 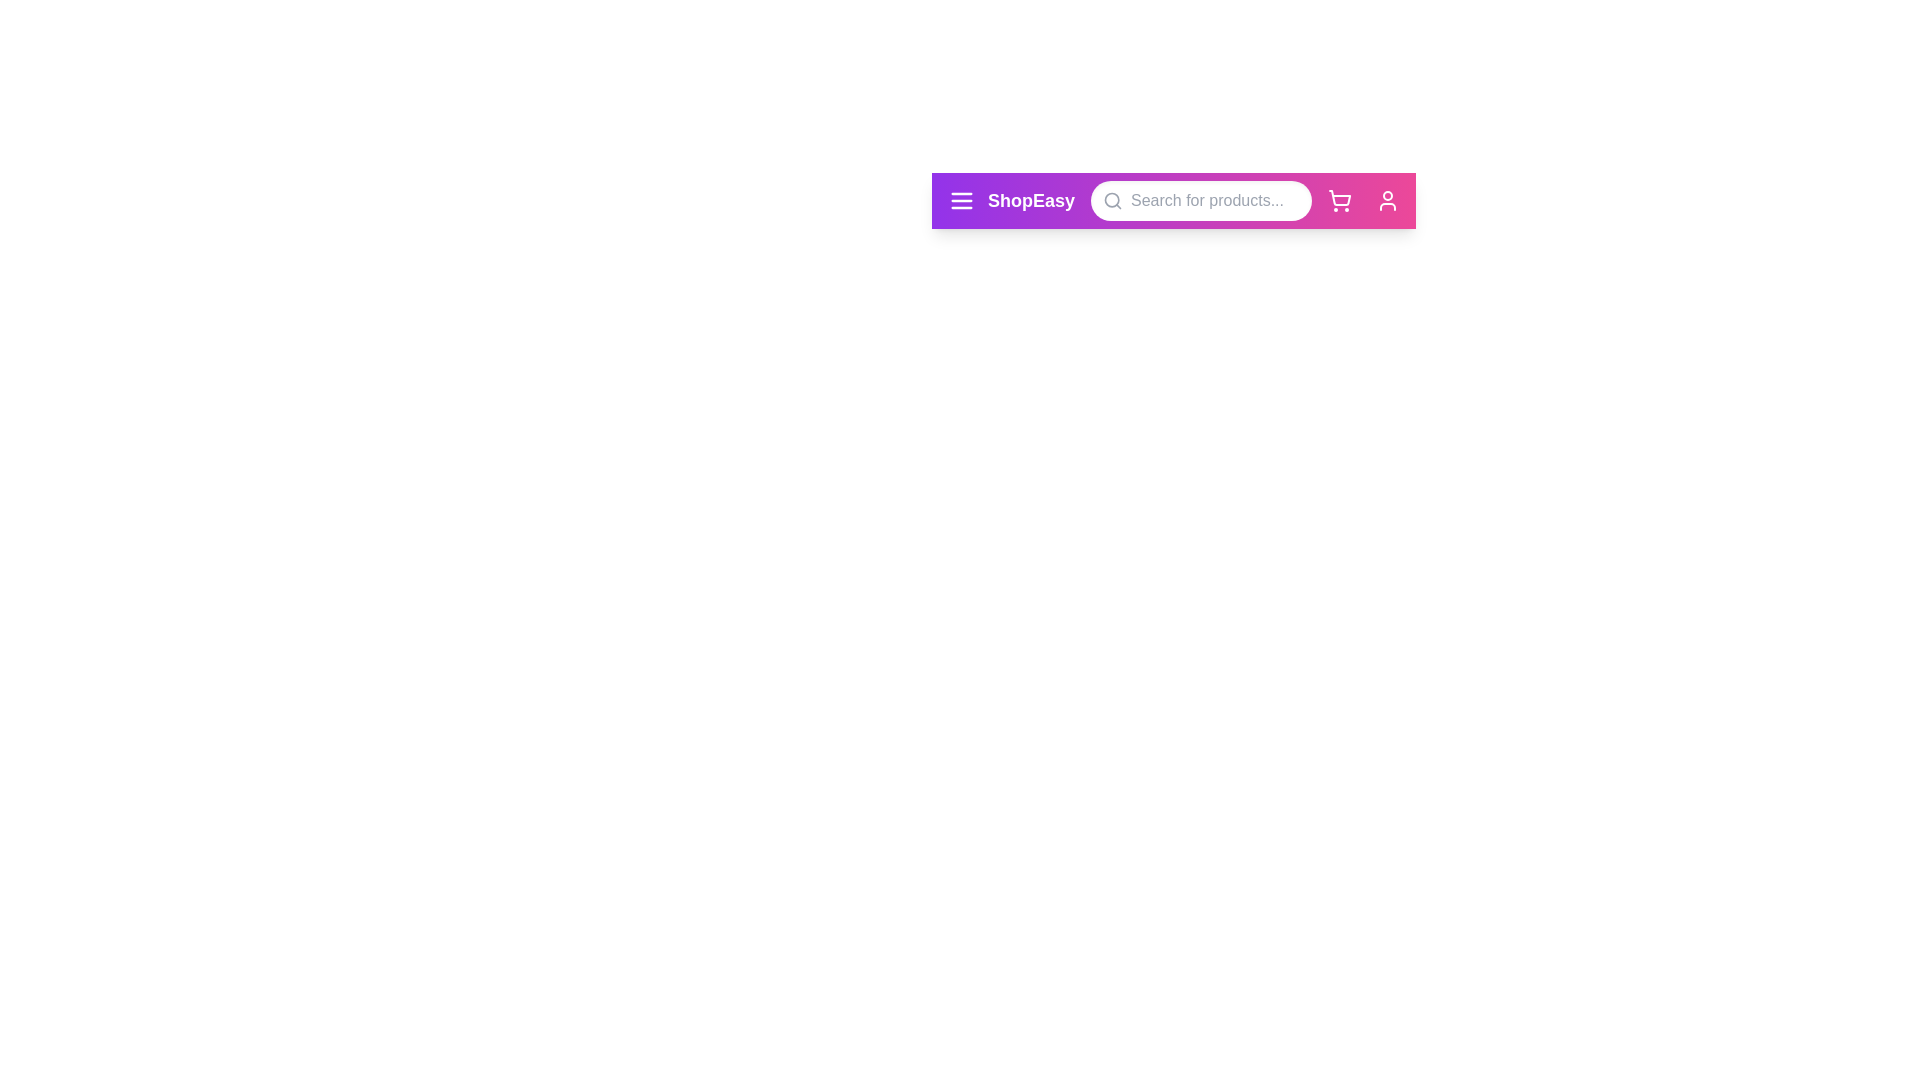 I want to click on the menu icon to open the menu, so click(x=961, y=200).